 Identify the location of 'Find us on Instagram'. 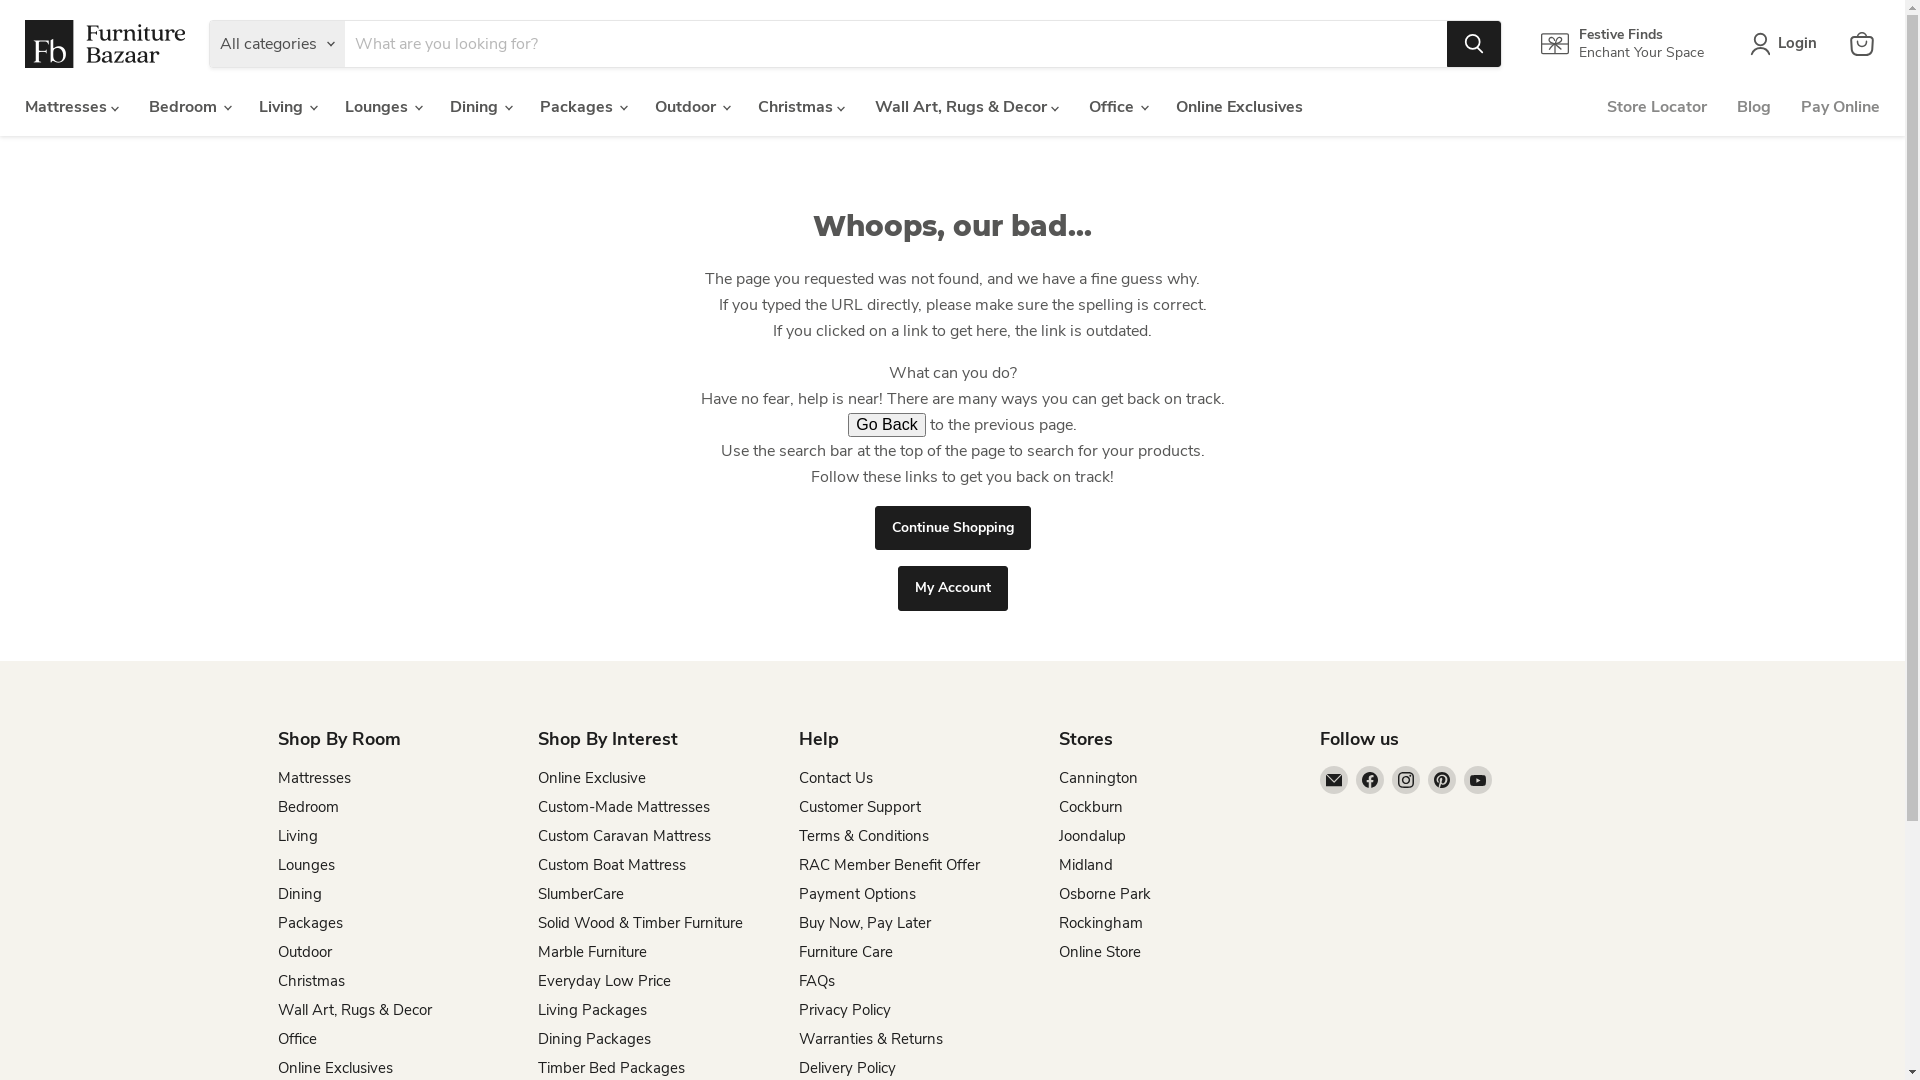
(1405, 778).